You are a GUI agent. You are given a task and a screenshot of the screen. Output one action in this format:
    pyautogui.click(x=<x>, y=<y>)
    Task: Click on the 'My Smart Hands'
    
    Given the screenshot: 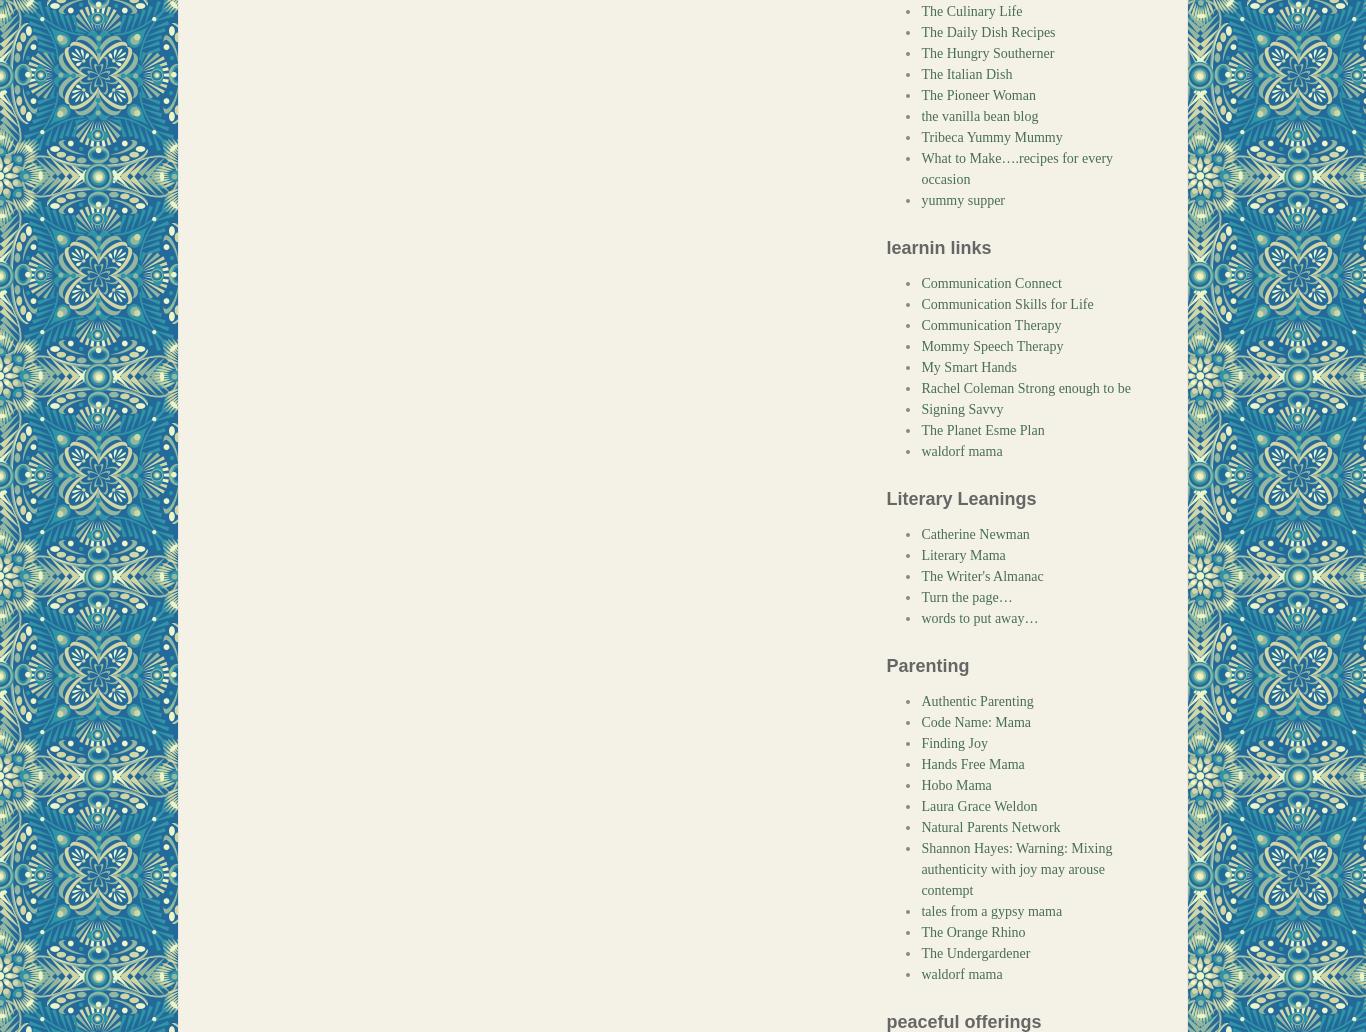 What is the action you would take?
    pyautogui.click(x=969, y=367)
    